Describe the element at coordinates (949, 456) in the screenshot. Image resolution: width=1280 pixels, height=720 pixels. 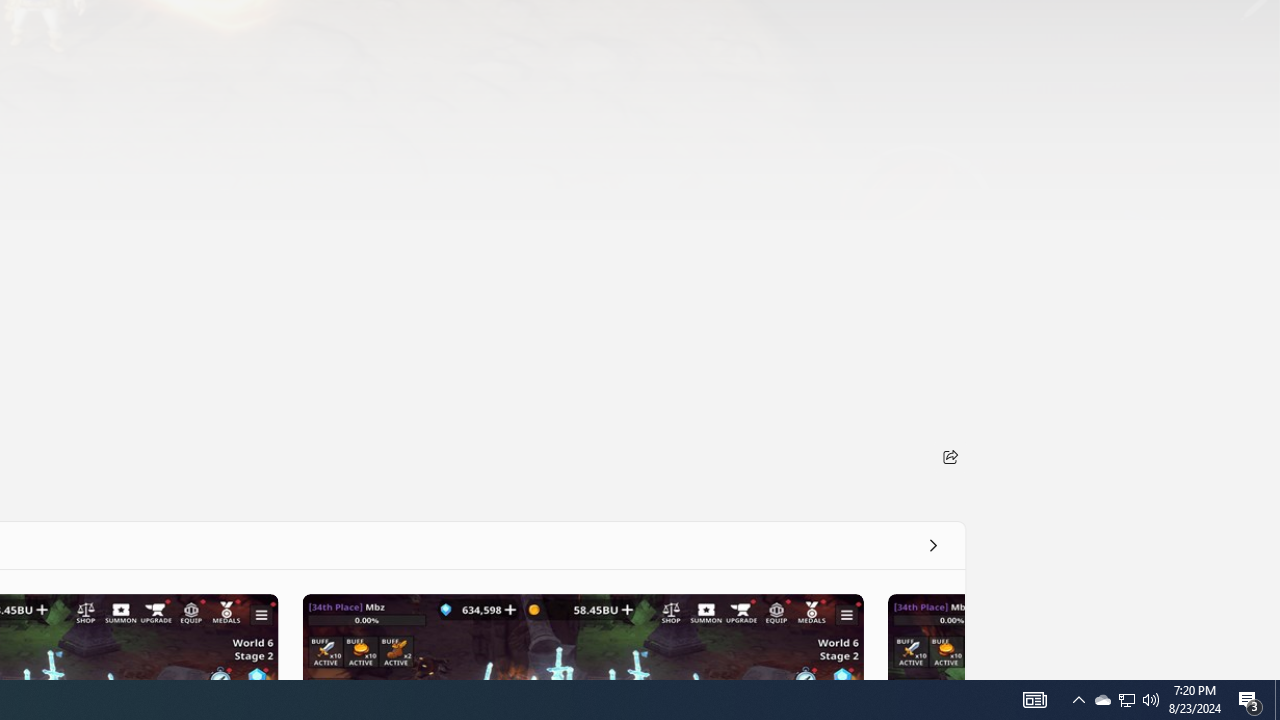
I see `'Share'` at that location.